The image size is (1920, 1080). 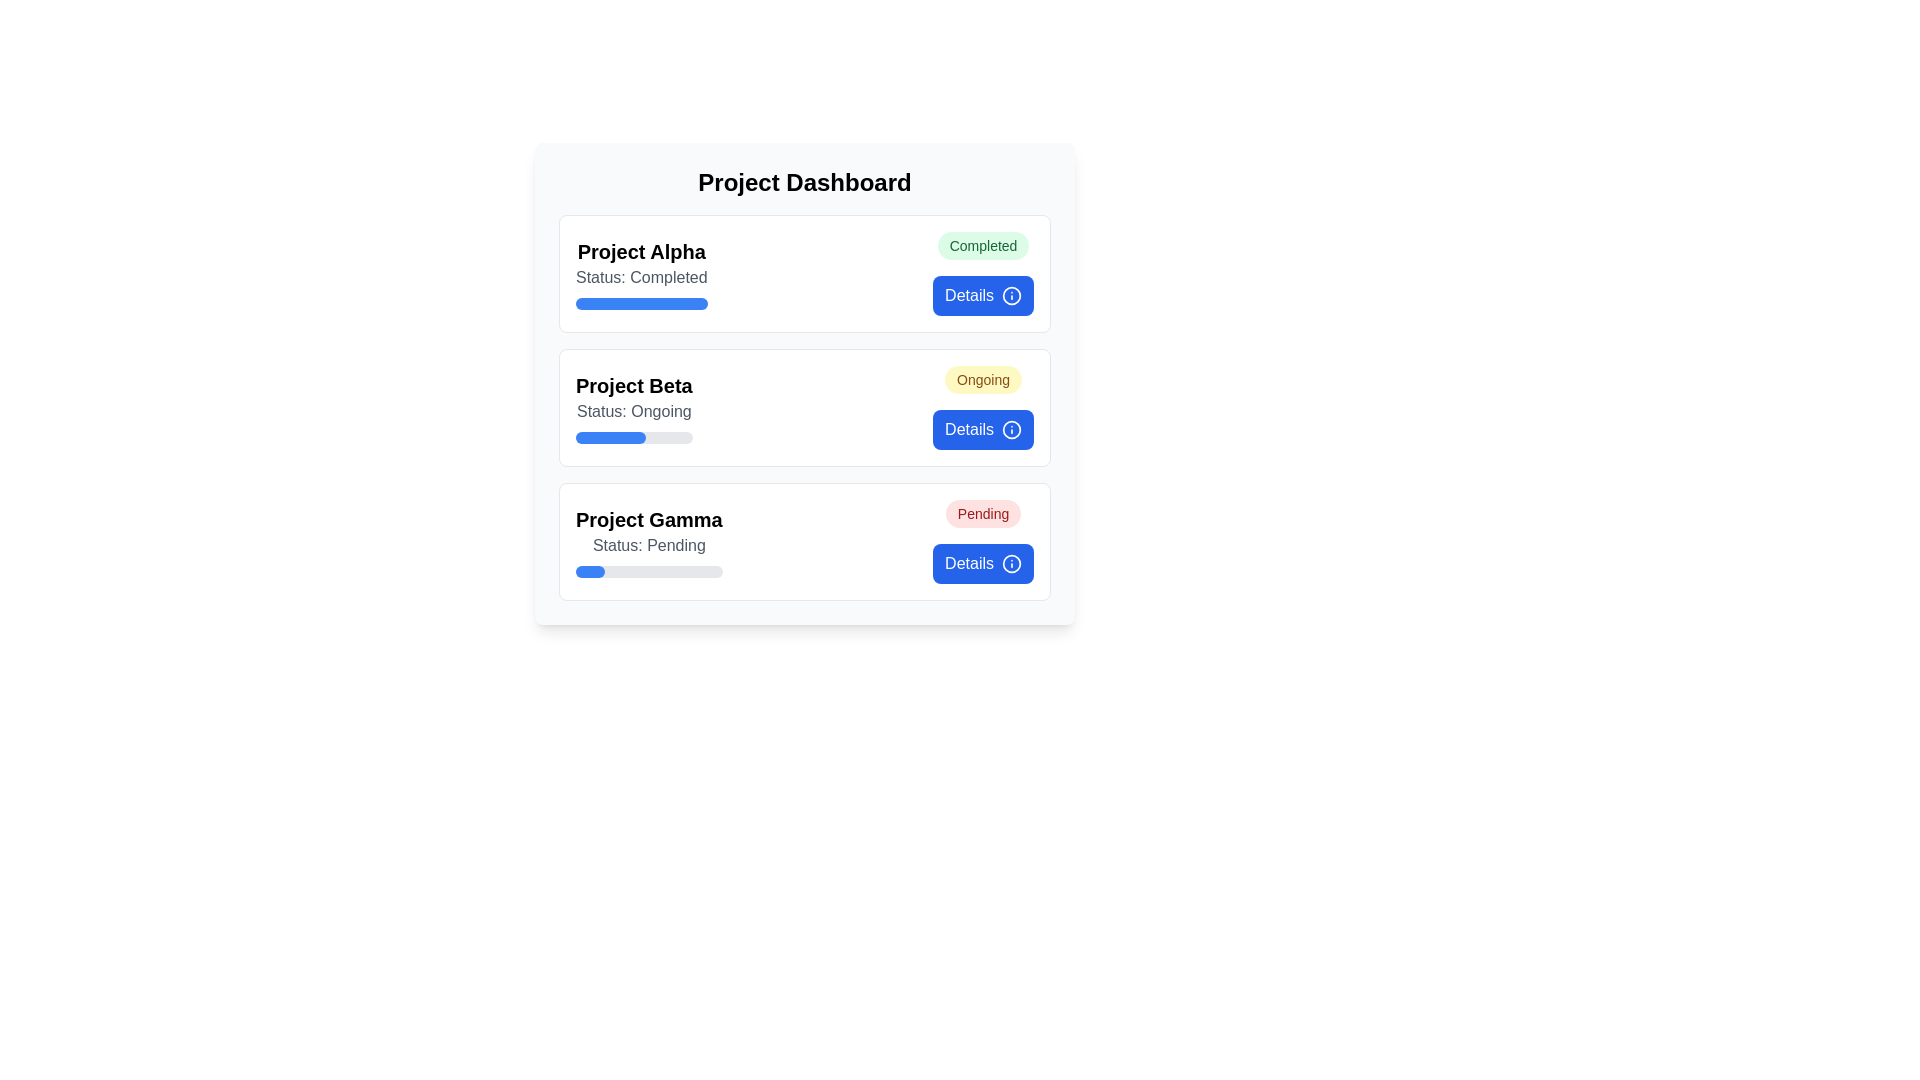 I want to click on the static text label displaying the project status 'Ongoing', located beneath the bold text 'Project Beta', so click(x=633, y=411).